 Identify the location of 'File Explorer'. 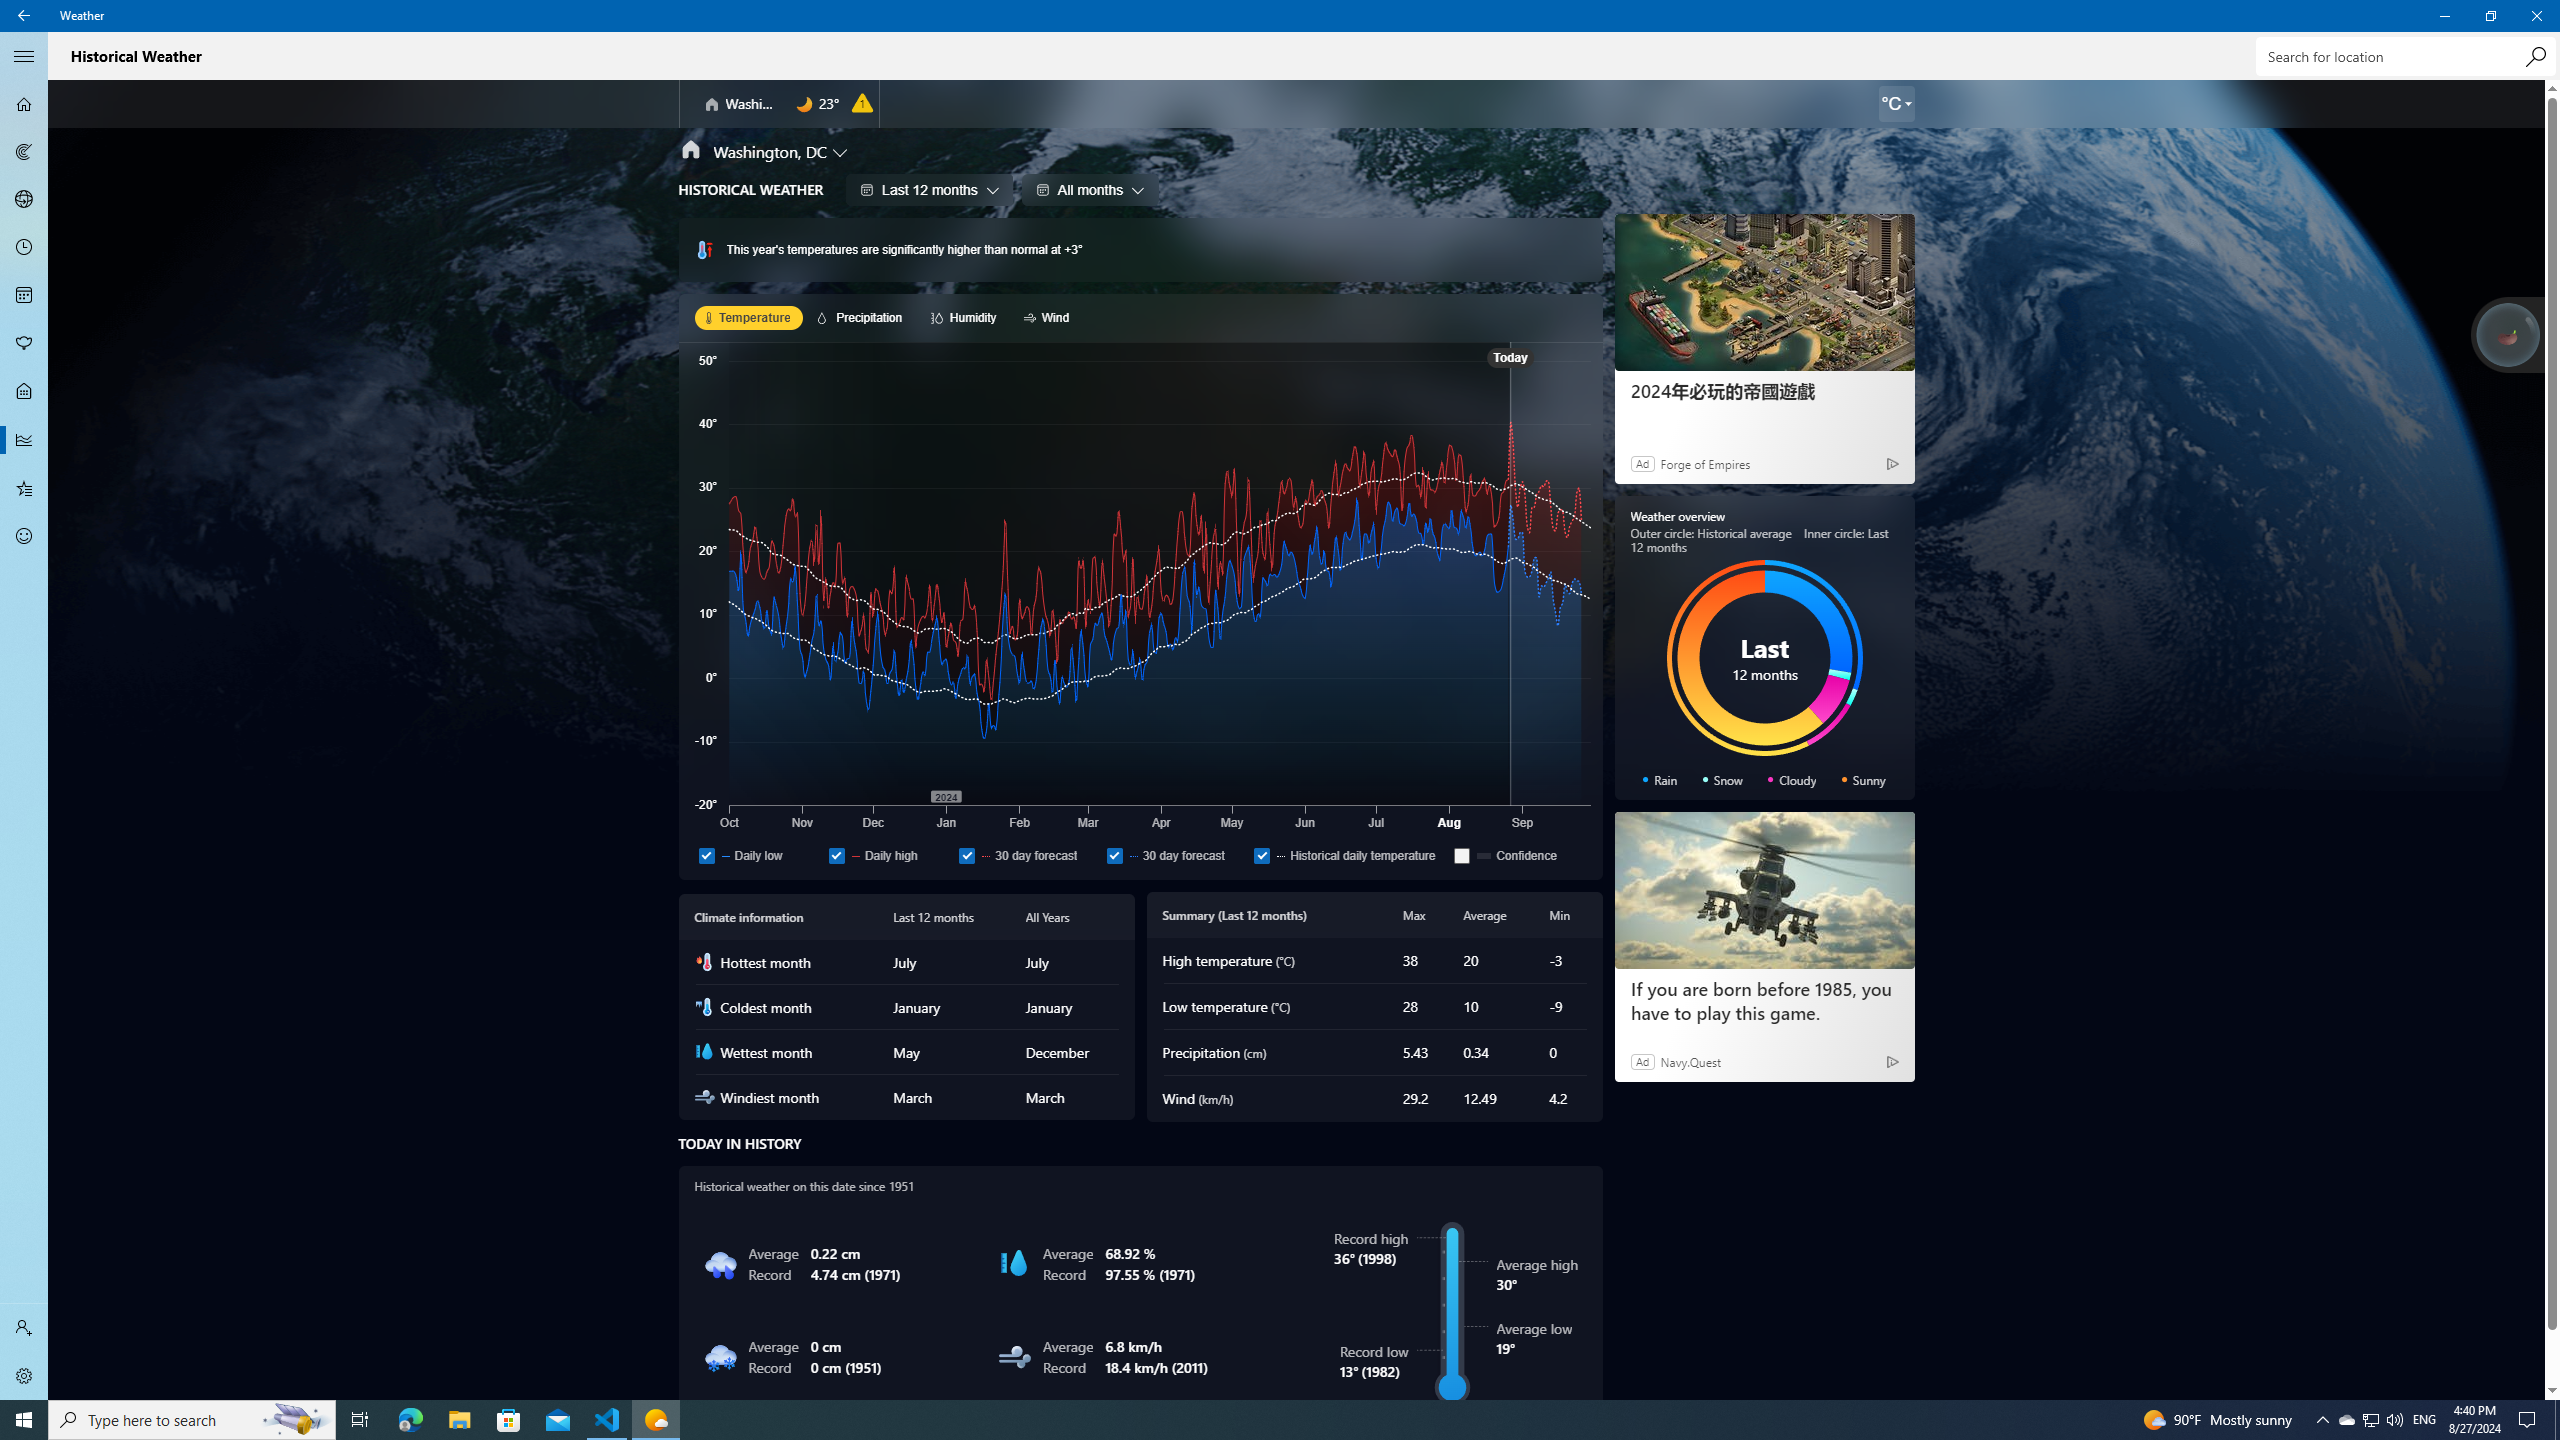
(458, 1418).